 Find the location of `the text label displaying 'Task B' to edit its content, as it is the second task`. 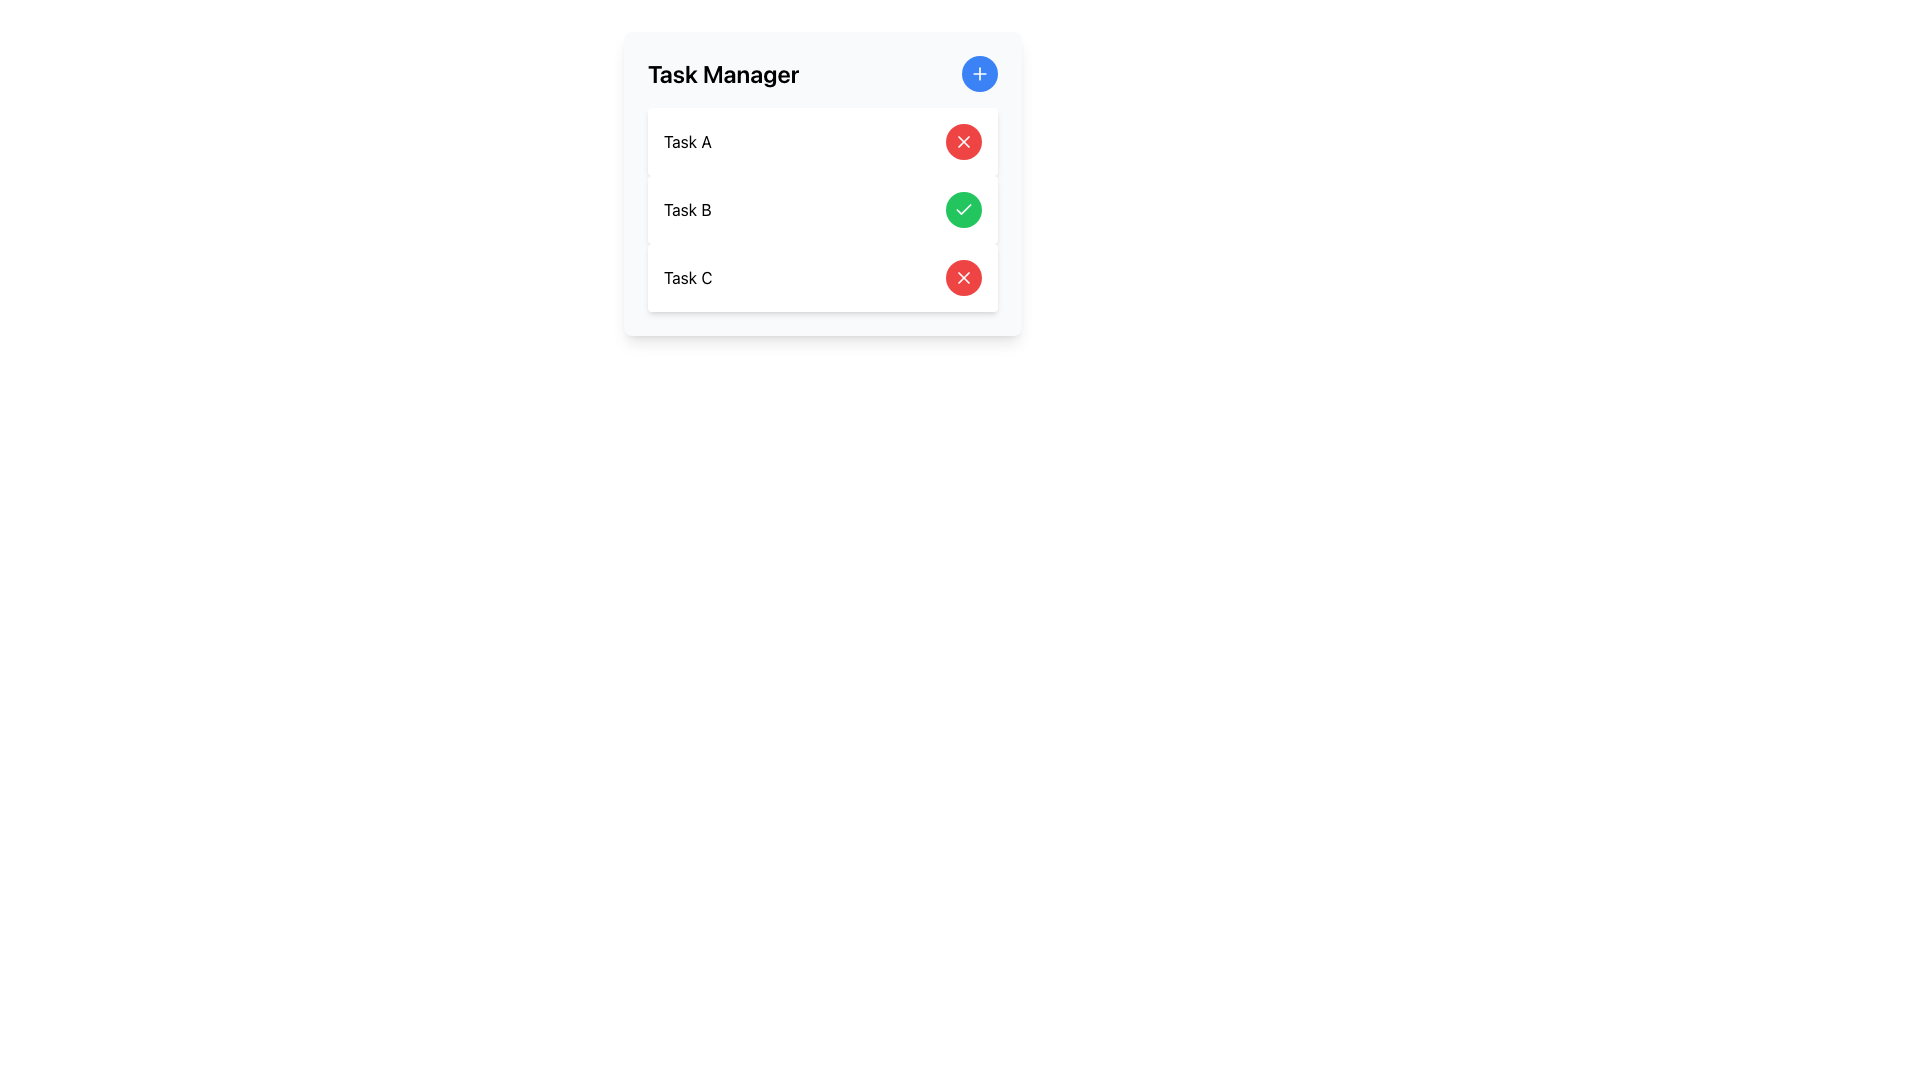

the text label displaying 'Task B' to edit its content, as it is the second task is located at coordinates (687, 209).